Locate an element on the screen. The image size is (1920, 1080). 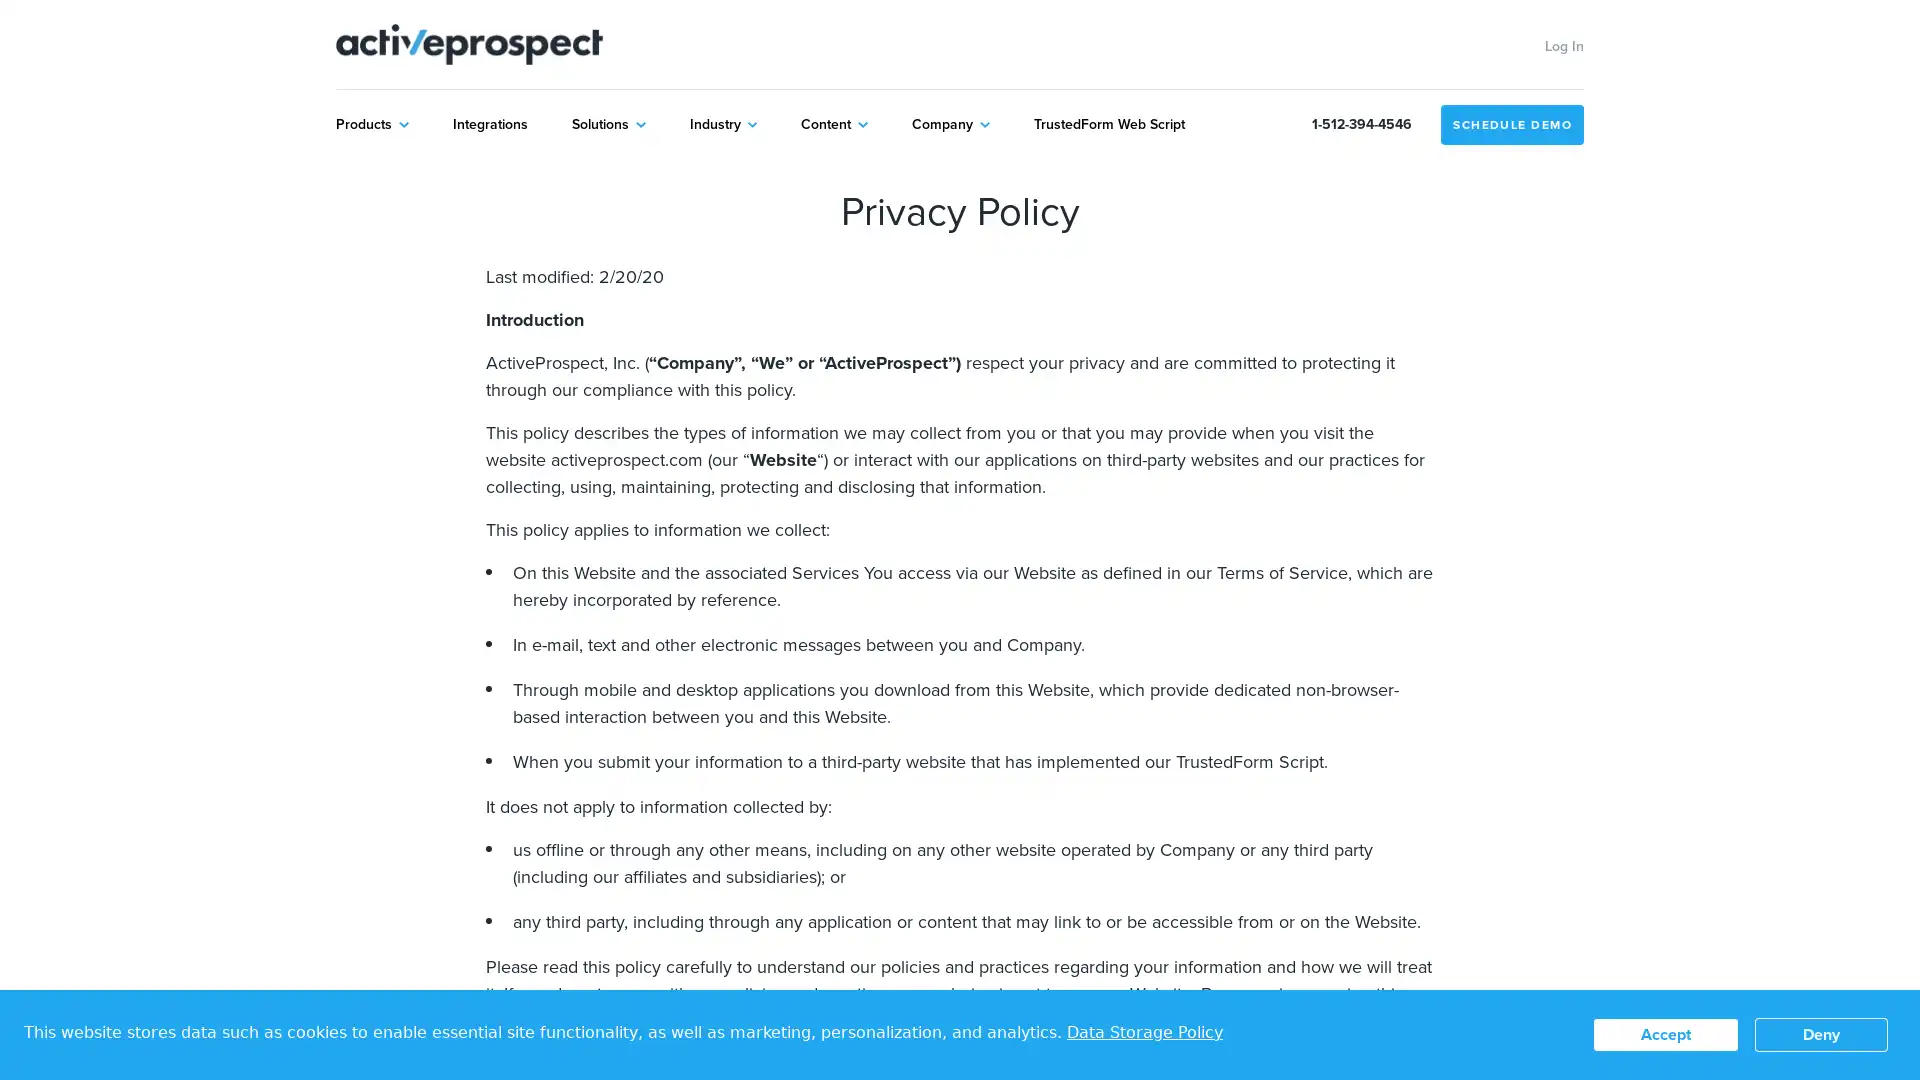
Deny is located at coordinates (1821, 1034).